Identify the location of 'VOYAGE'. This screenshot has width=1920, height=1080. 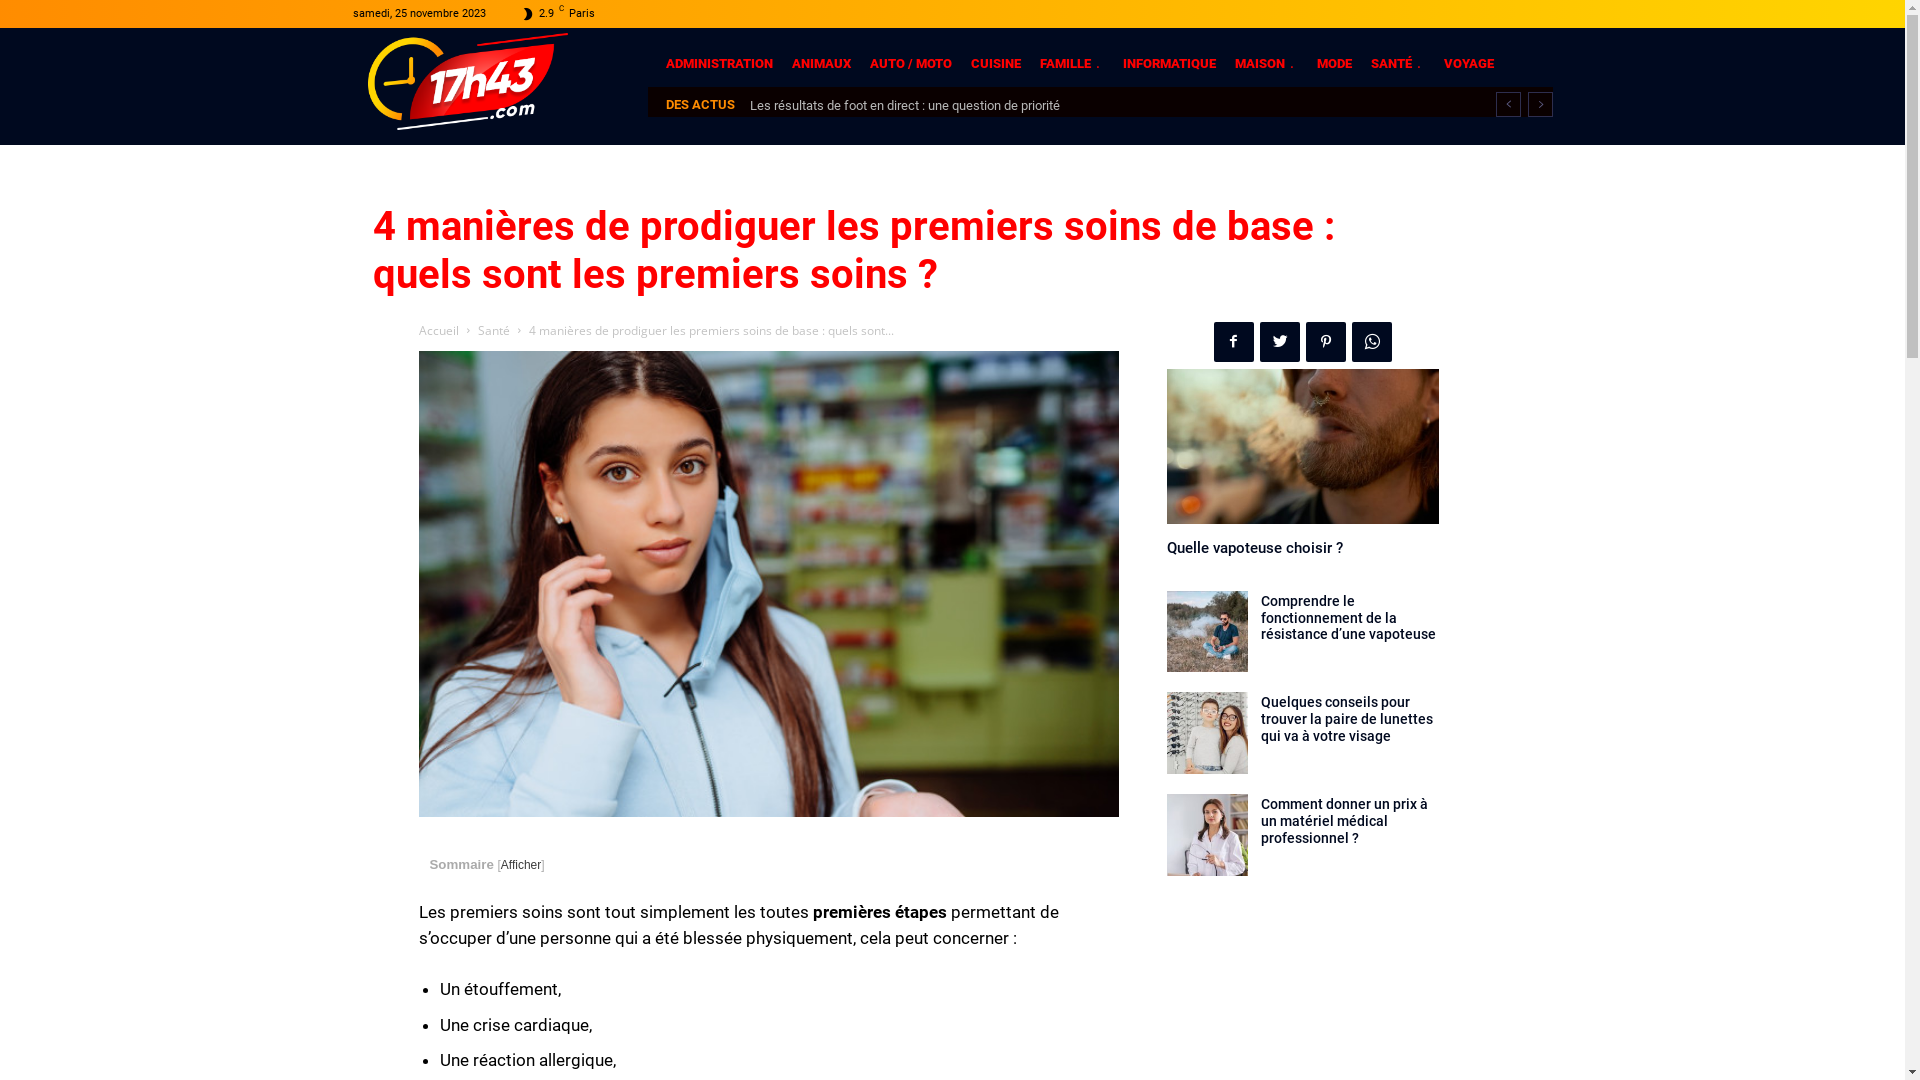
(1468, 62).